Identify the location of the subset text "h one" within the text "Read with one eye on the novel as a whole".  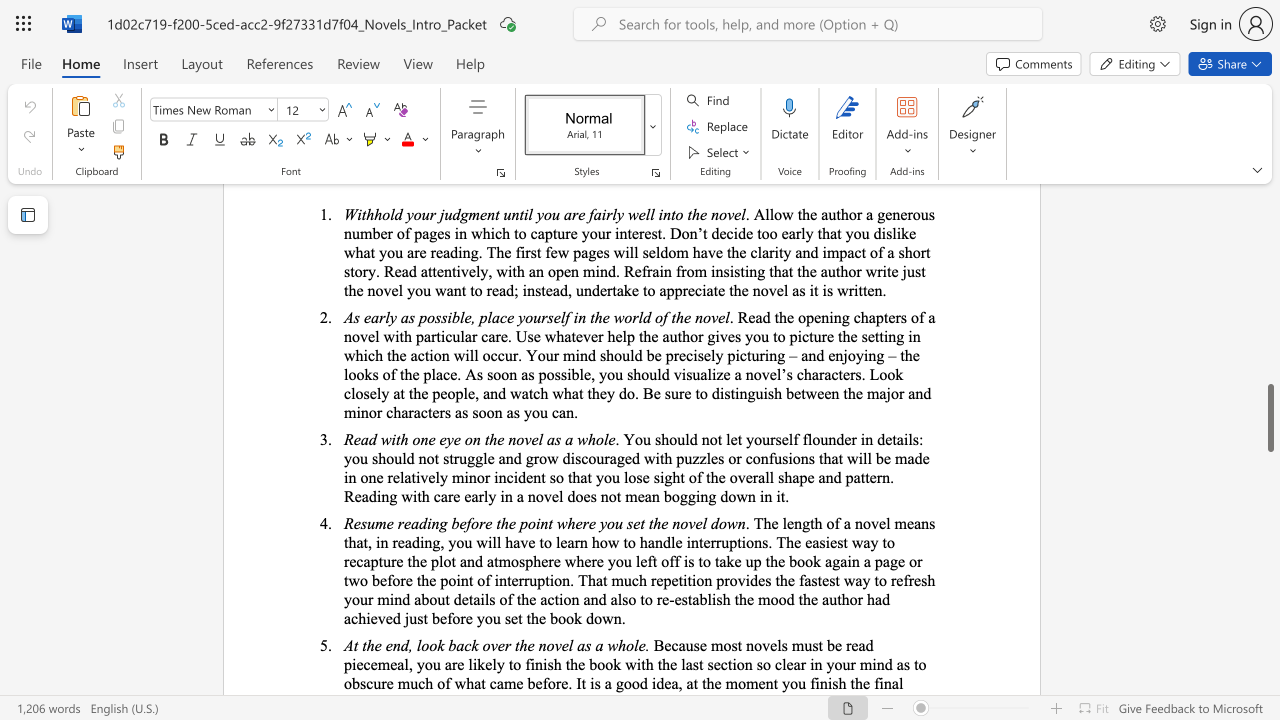
(400, 438).